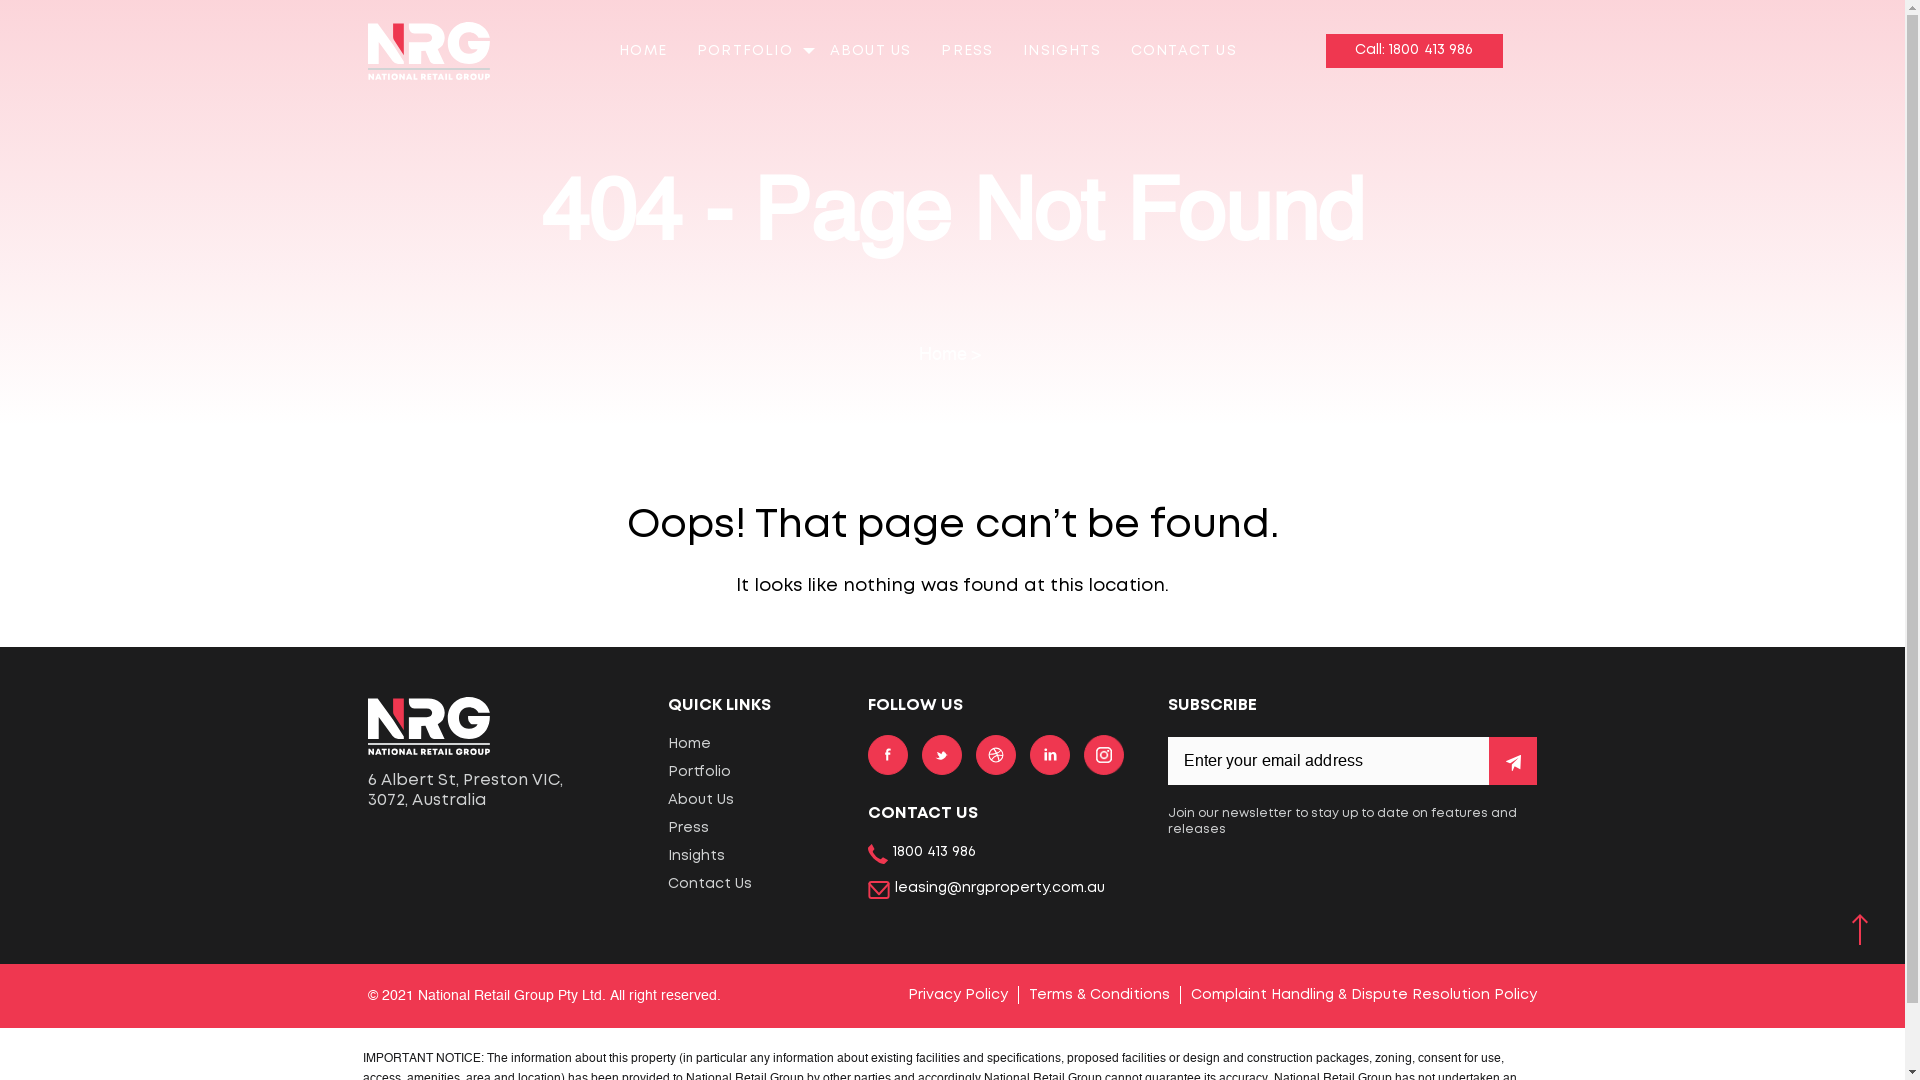 This screenshot has width=1920, height=1080. Describe the element at coordinates (1098, 995) in the screenshot. I see `'Terms & Conditions'` at that location.